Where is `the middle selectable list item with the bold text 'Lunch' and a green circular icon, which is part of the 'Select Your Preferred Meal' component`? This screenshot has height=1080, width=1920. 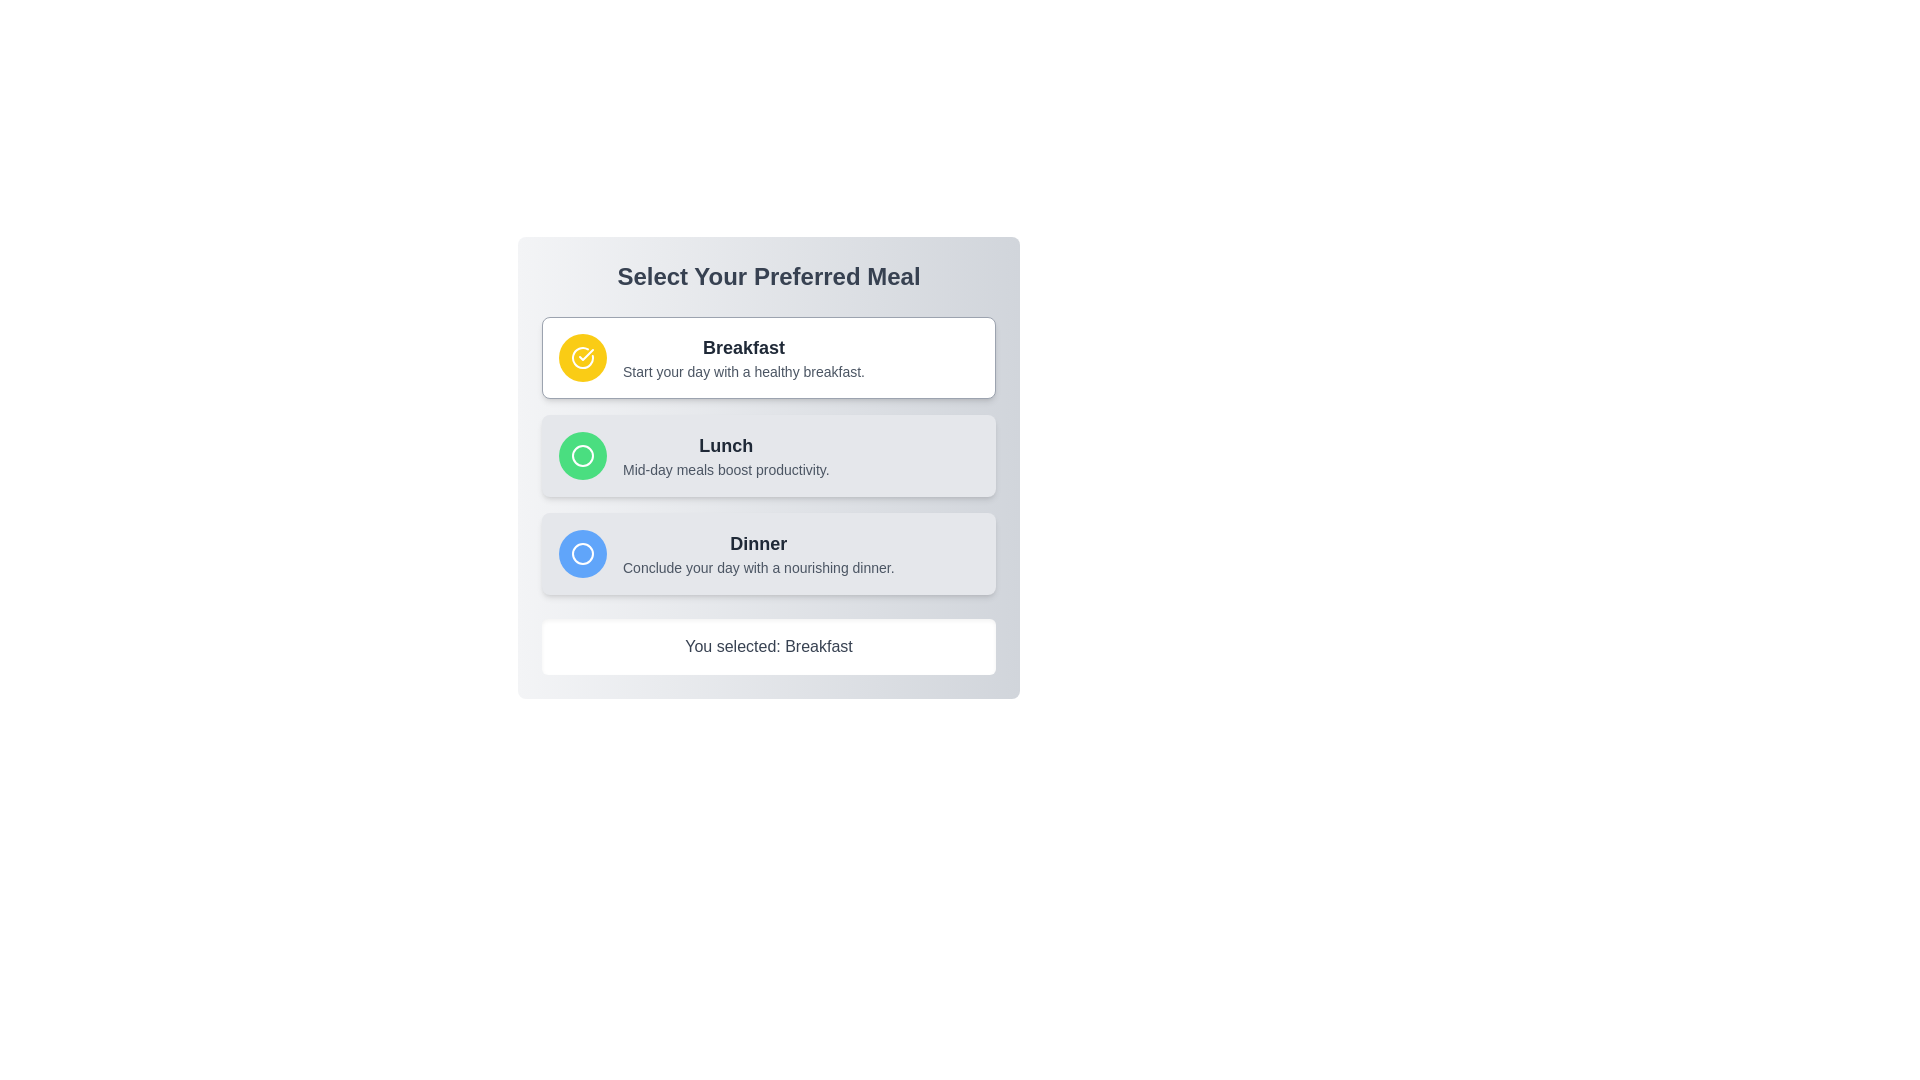 the middle selectable list item with the bold text 'Lunch' and a green circular icon, which is part of the 'Select Your Preferred Meal' component is located at coordinates (767, 455).